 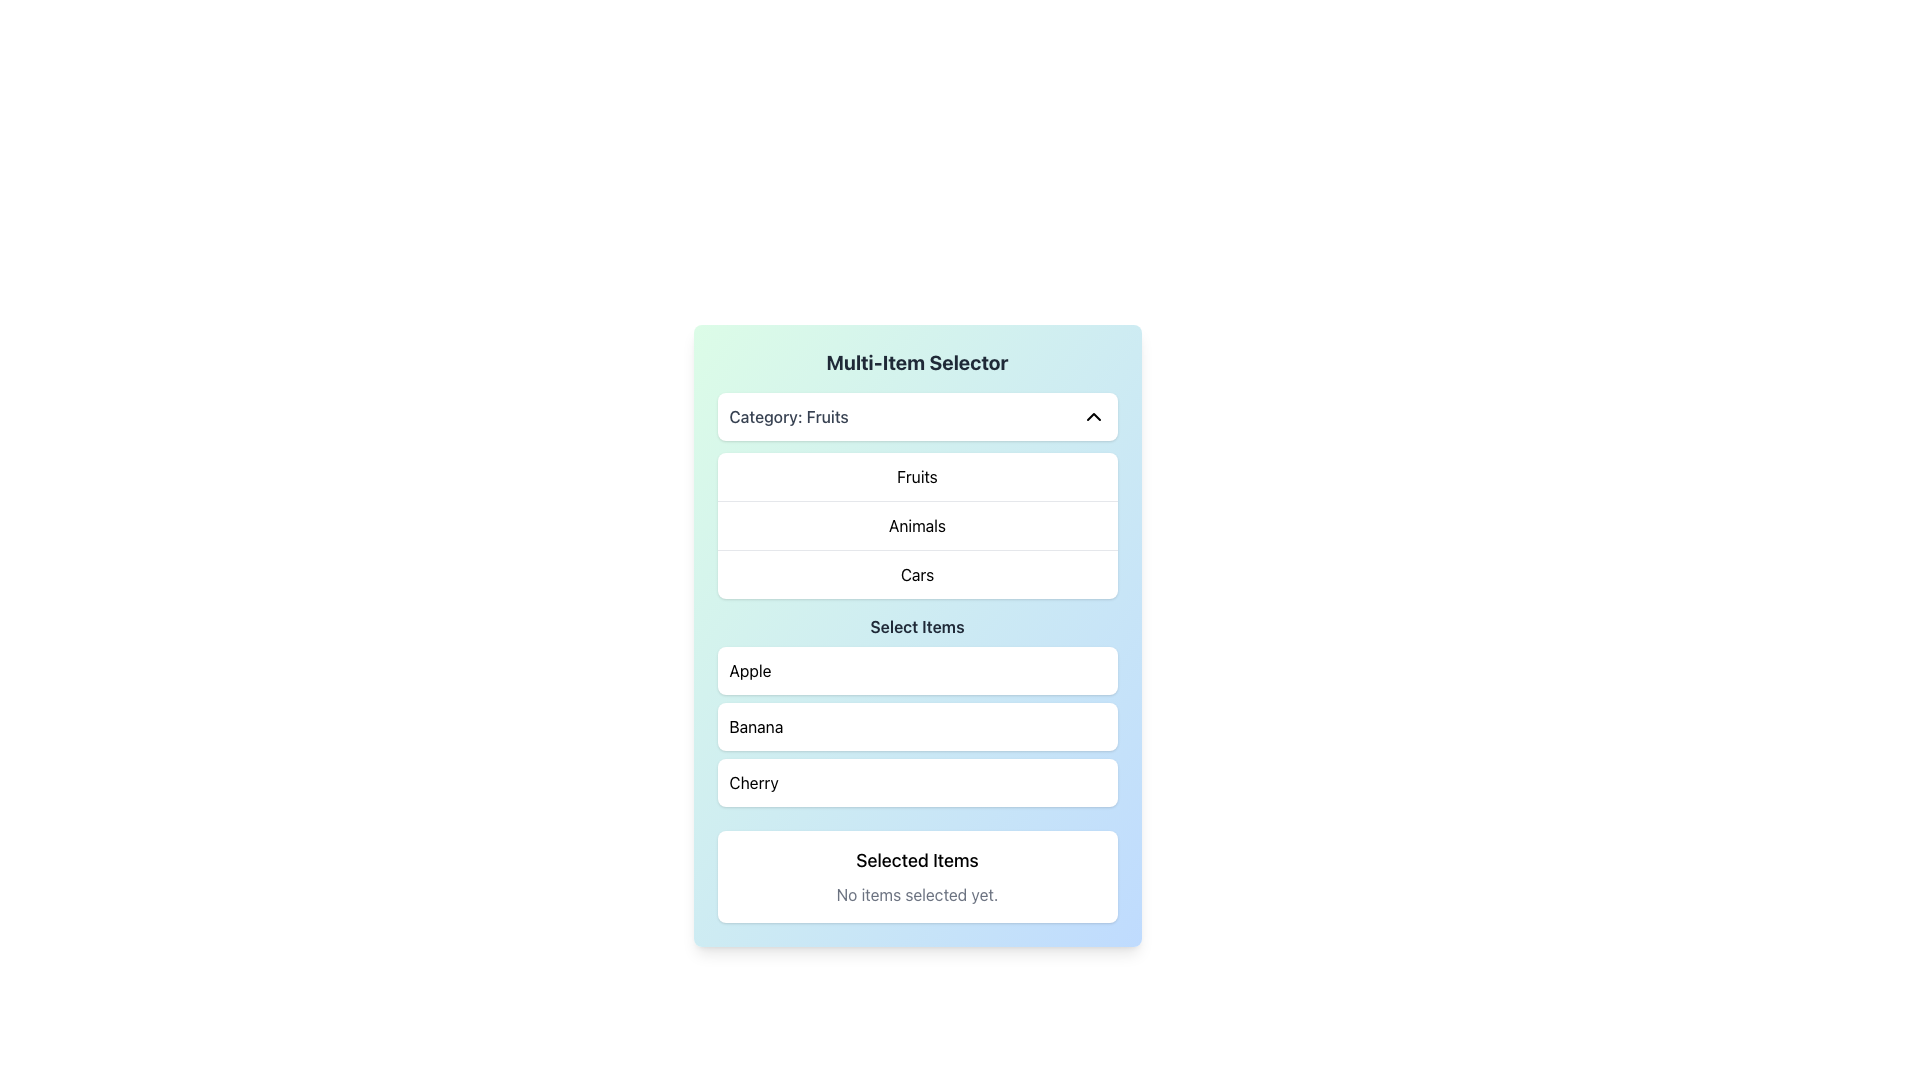 What do you see at coordinates (916, 574) in the screenshot?
I see `the third item in the category selection menu, labeled 'Cars'` at bounding box center [916, 574].